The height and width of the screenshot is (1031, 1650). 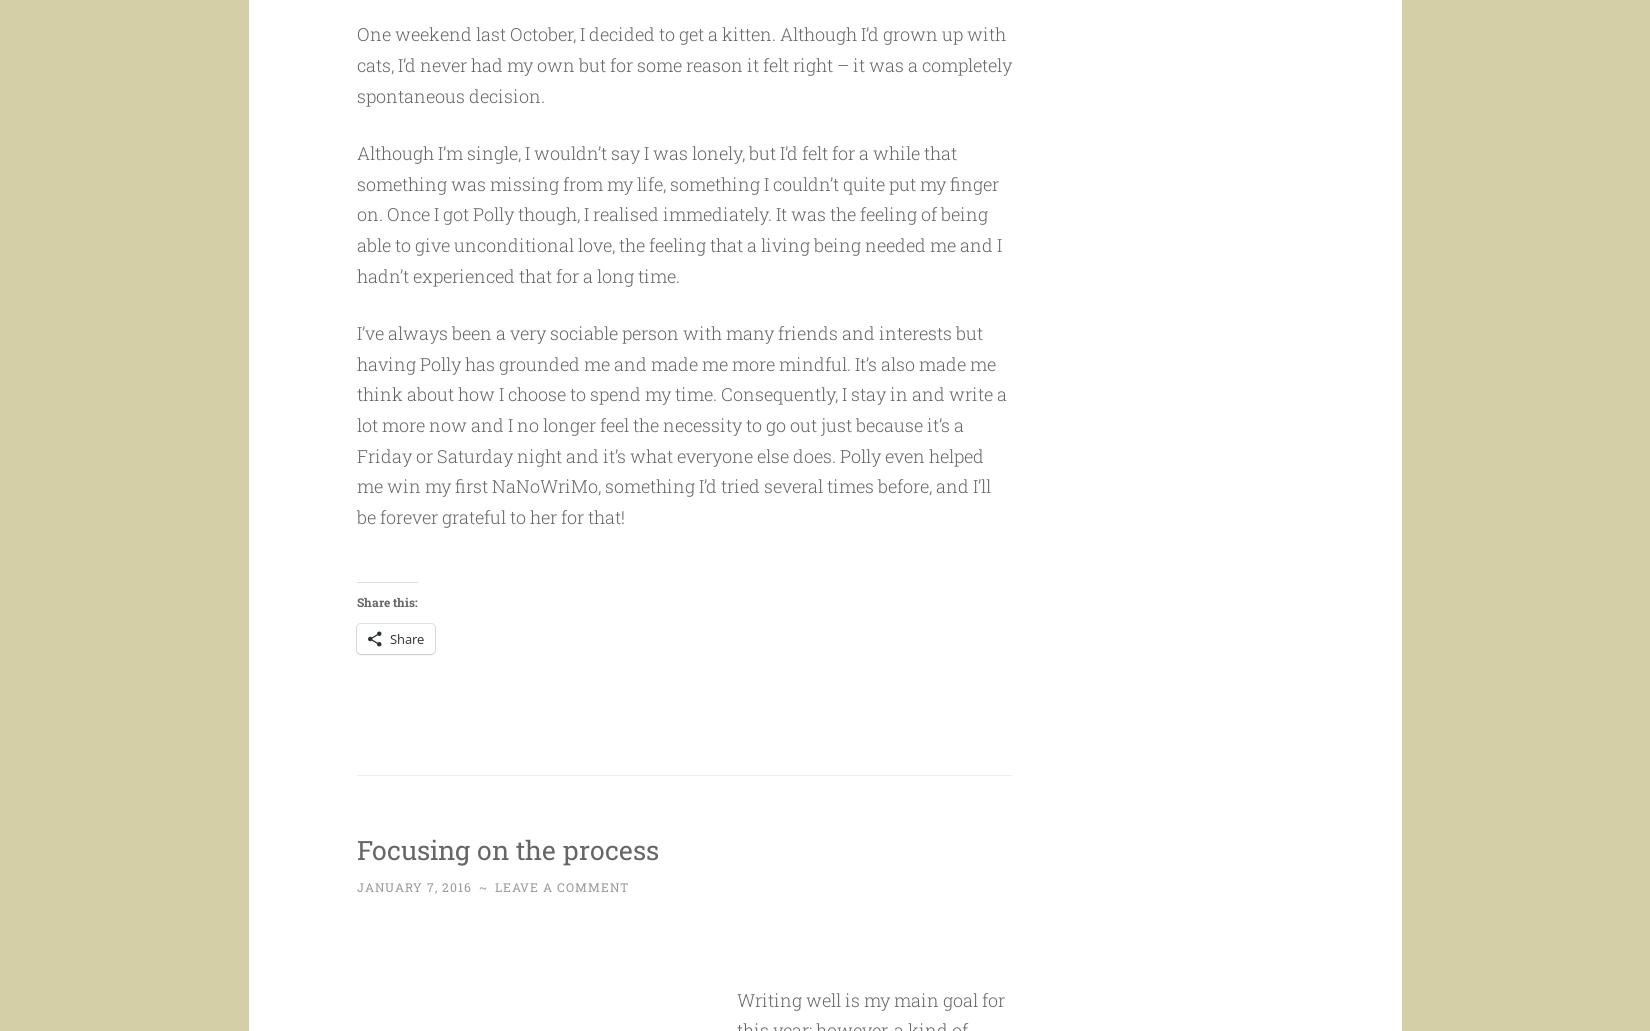 I want to click on 'Share this:', so click(x=386, y=640).